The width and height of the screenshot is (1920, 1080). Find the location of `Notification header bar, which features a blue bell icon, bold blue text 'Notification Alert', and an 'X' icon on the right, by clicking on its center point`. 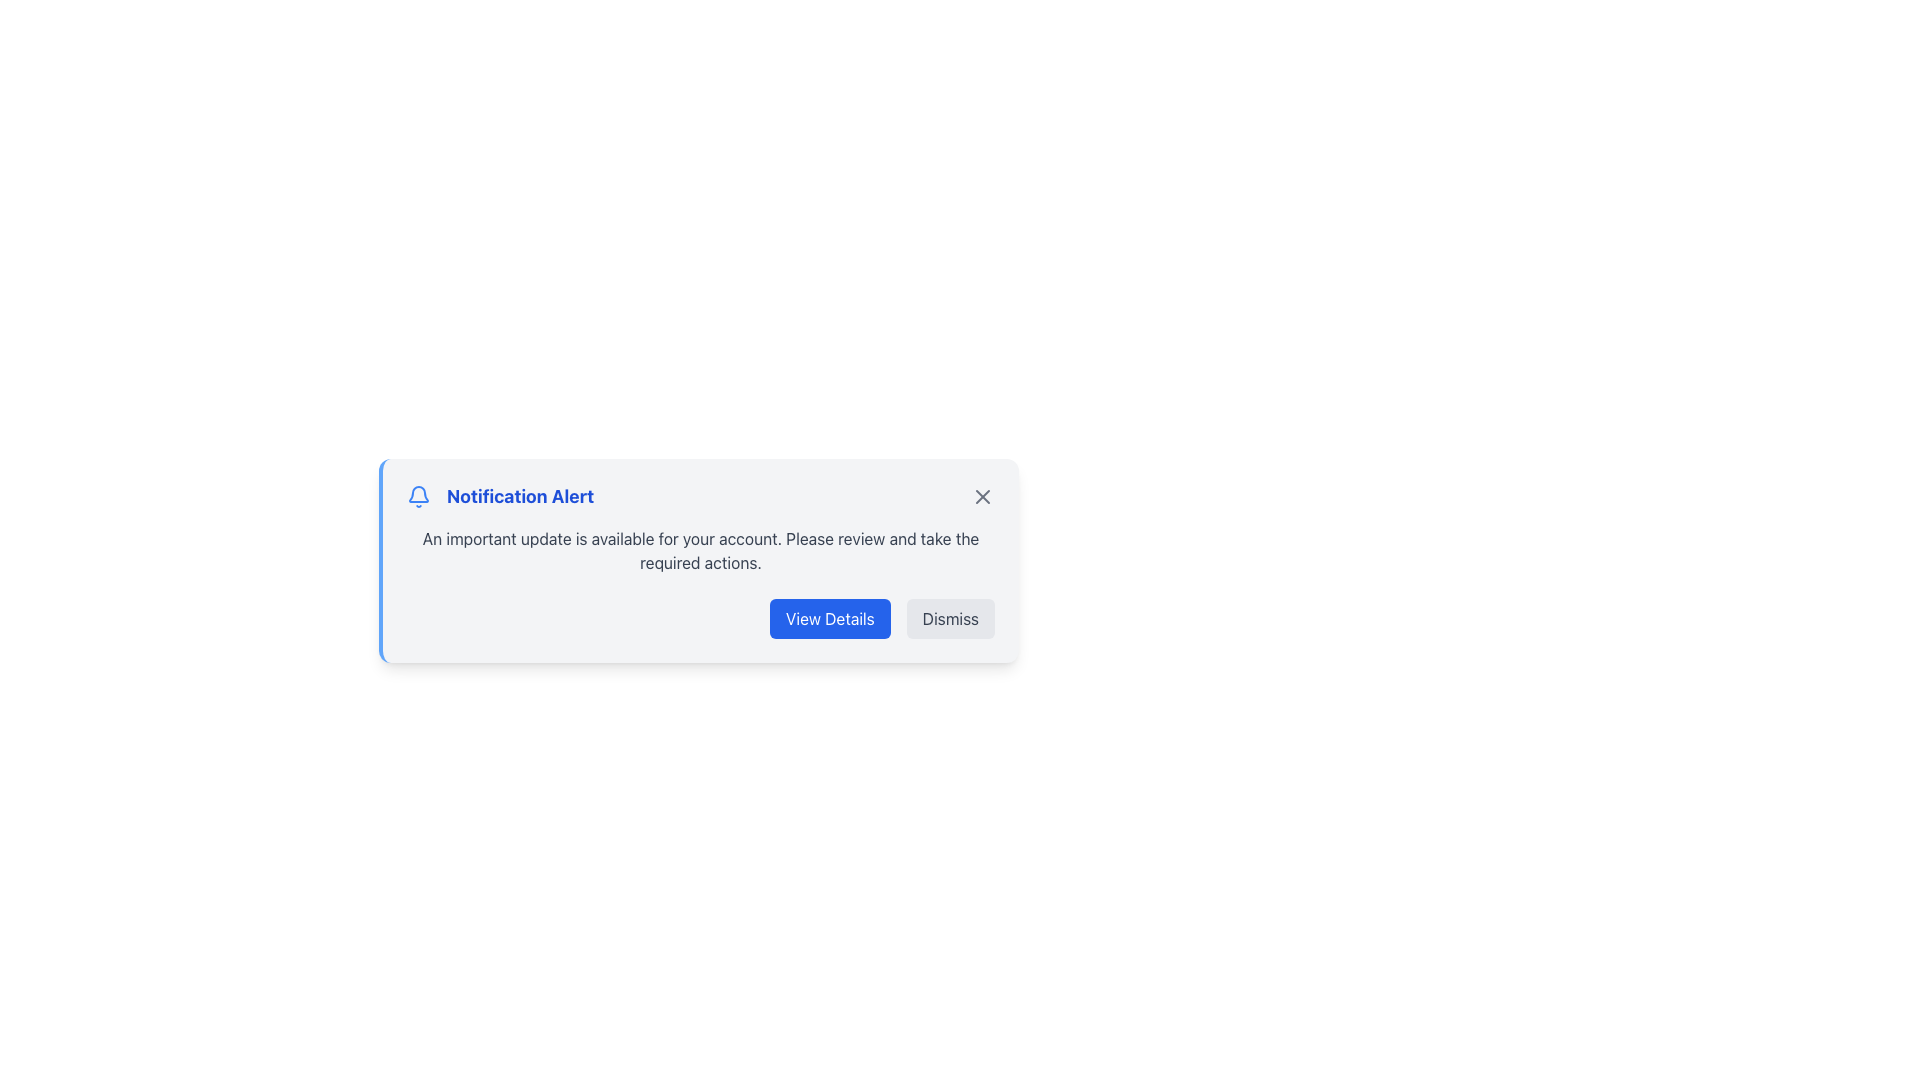

Notification header bar, which features a blue bell icon, bold blue text 'Notification Alert', and an 'X' icon on the right, by clicking on its center point is located at coordinates (700, 496).